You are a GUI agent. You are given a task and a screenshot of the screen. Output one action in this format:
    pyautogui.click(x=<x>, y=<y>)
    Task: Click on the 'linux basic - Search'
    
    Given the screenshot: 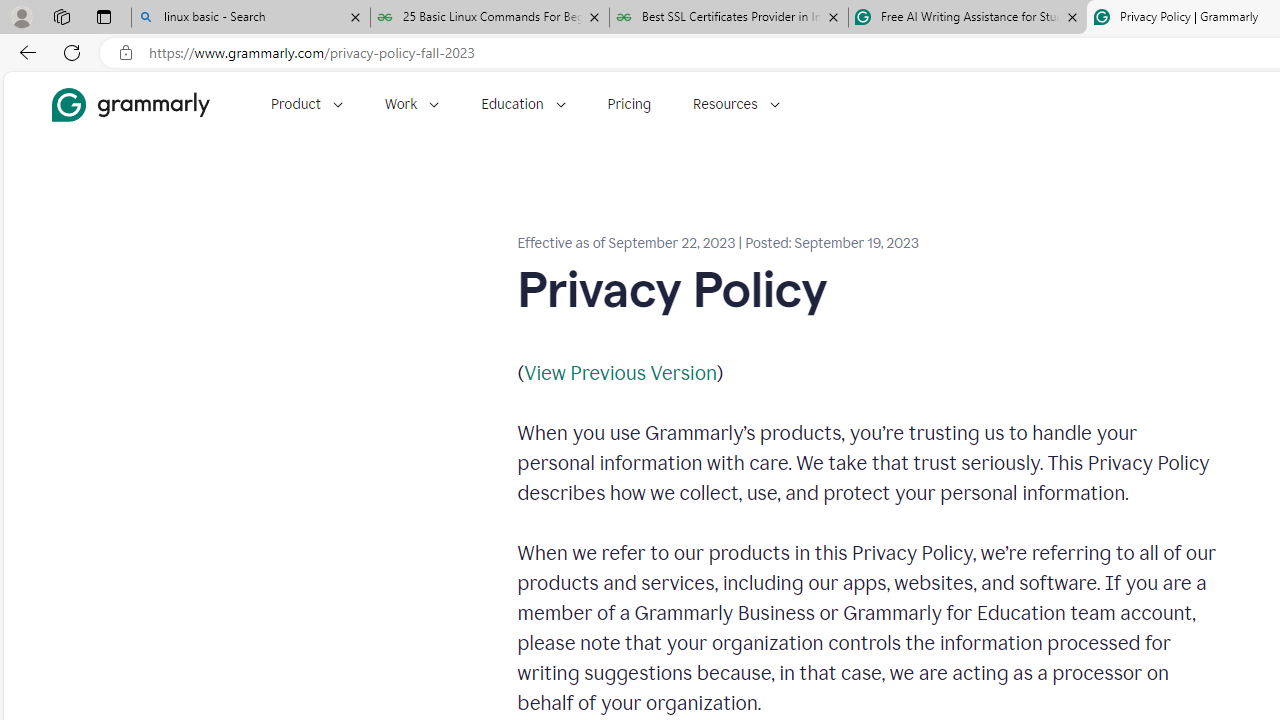 What is the action you would take?
    pyautogui.click(x=249, y=17)
    